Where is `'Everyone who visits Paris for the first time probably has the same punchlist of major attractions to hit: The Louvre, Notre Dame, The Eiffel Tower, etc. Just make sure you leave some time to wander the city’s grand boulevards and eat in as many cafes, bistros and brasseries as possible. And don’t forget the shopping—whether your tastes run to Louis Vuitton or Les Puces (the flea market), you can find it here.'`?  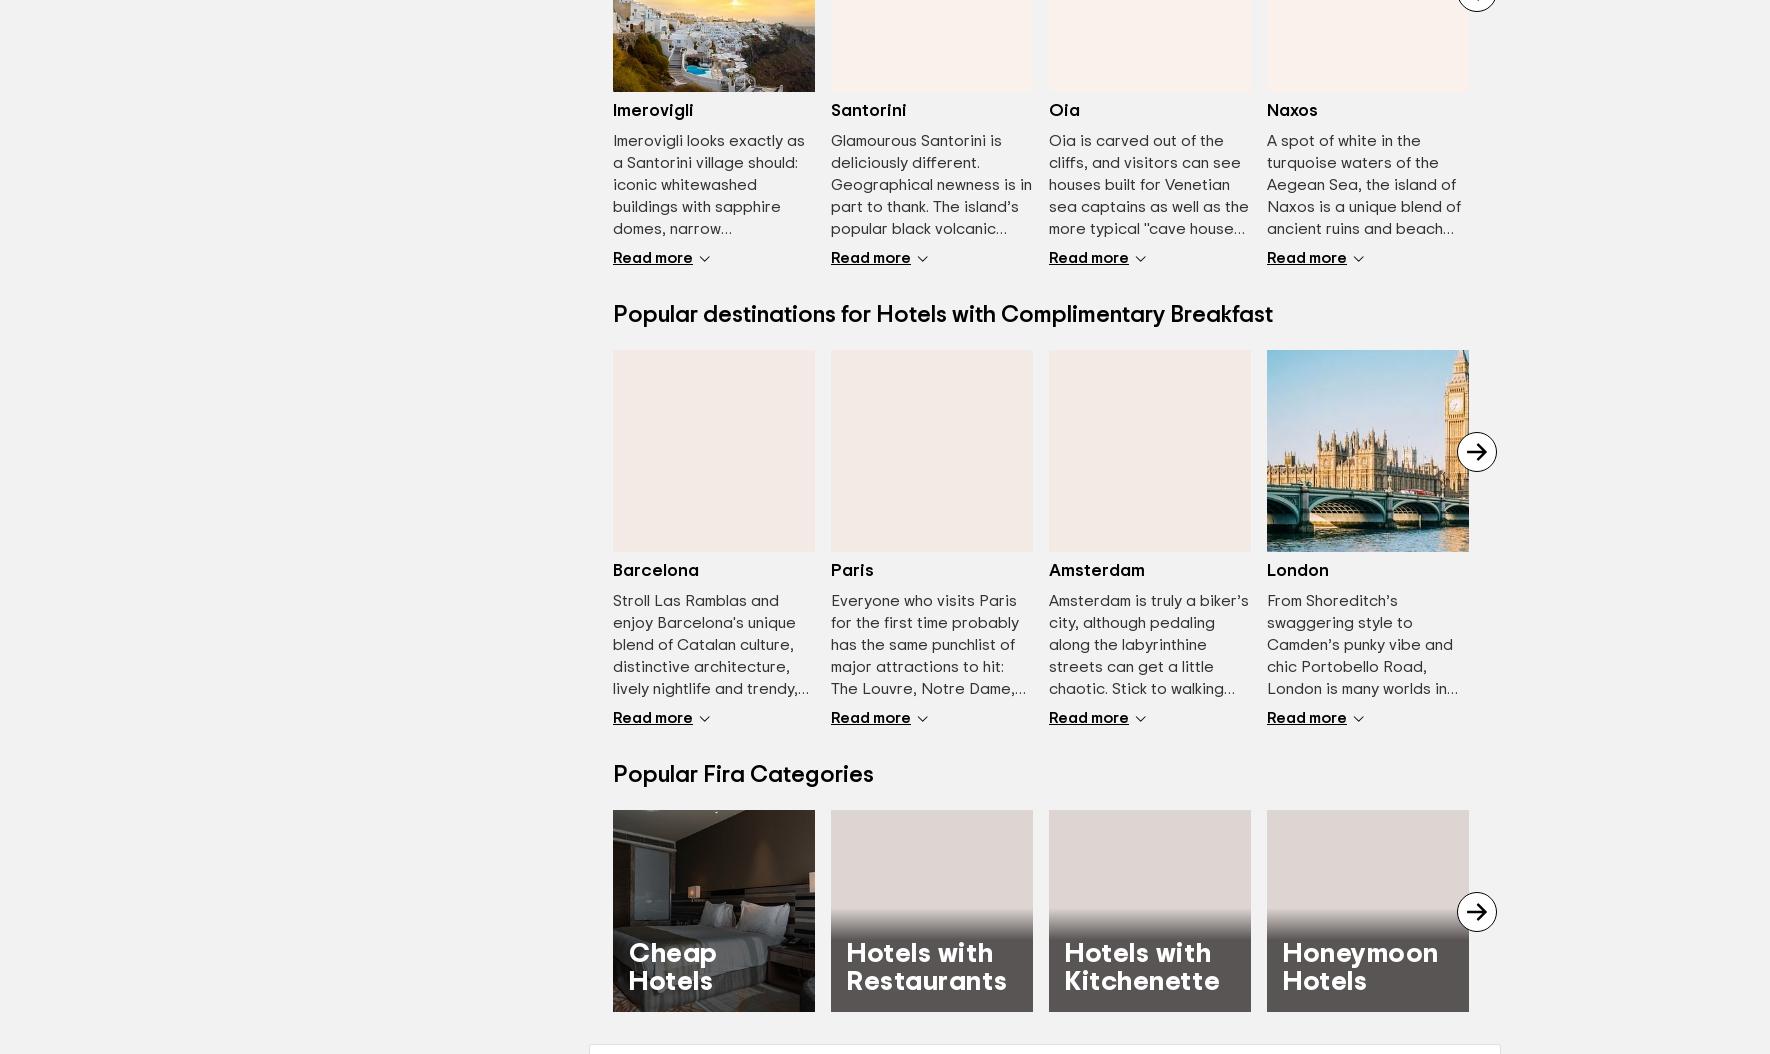
'Everyone who visits Paris for the first time probably has the same punchlist of major attractions to hit: The Louvre, Notre Dame, The Eiffel Tower, etc. Just make sure you leave some time to wander the city’s grand boulevards and eat in as many cafes, bistros and brasseries as possible. And don’t forget the shopping—whether your tastes run to Louis Vuitton or Les Puces (the flea market), you can find it here.' is located at coordinates (928, 777).